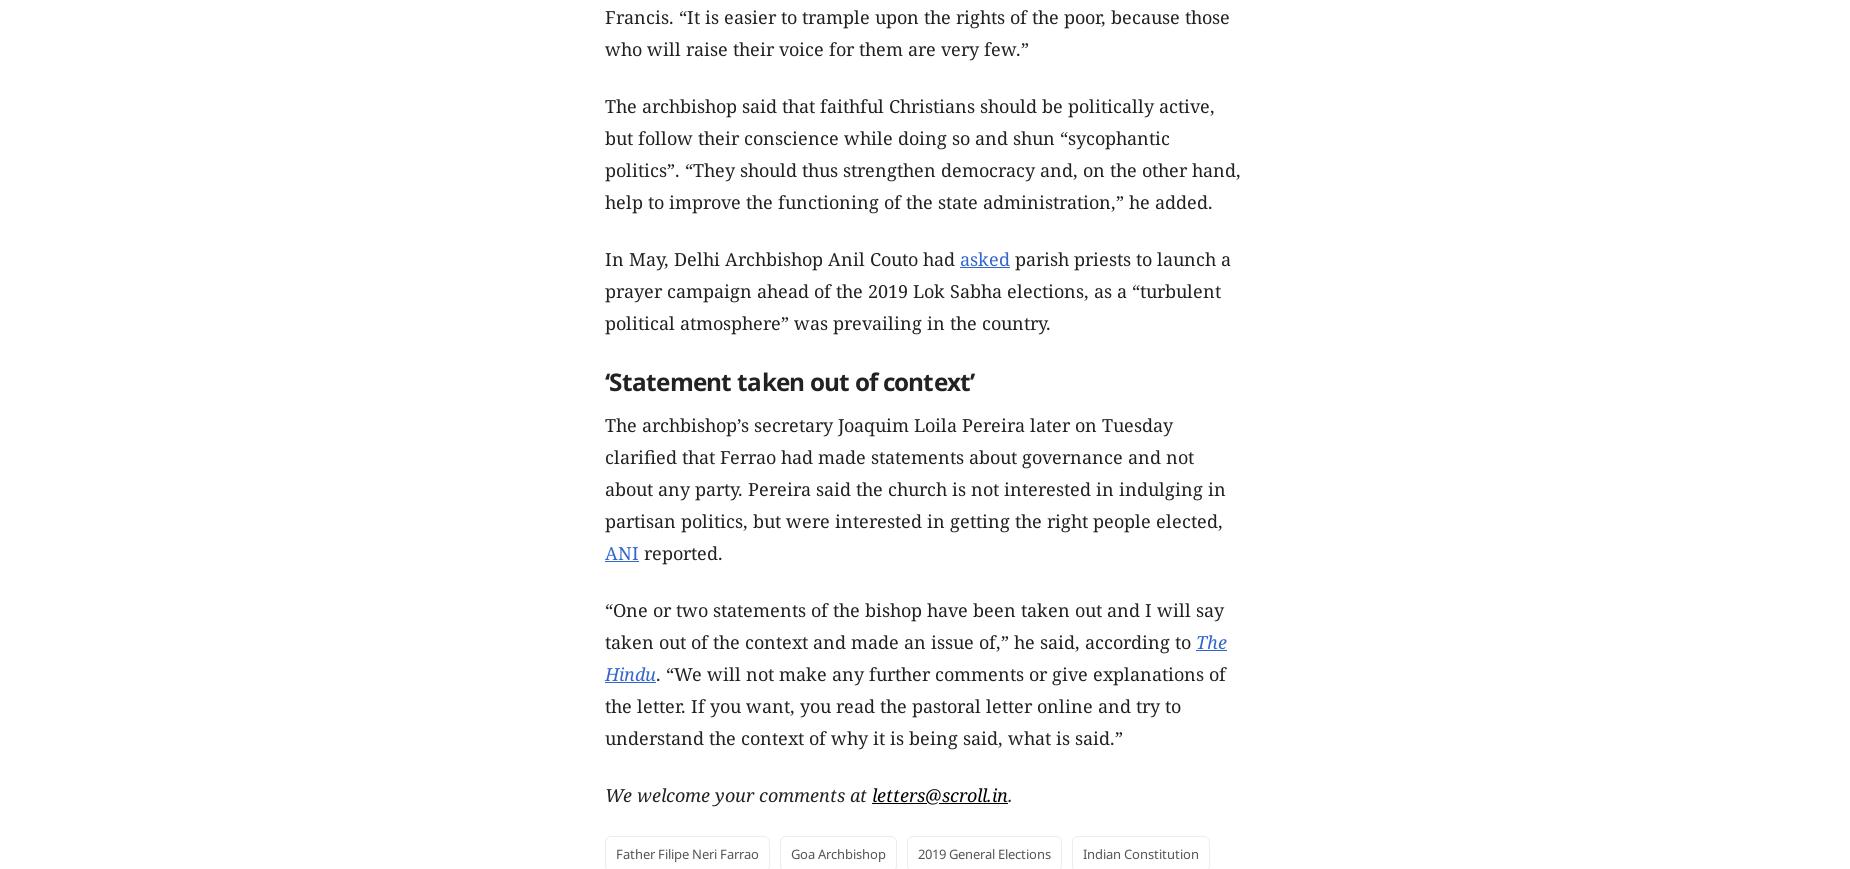  What do you see at coordinates (782, 257) in the screenshot?
I see `'In May, Delhi Archbishop Anil Couto had'` at bounding box center [782, 257].